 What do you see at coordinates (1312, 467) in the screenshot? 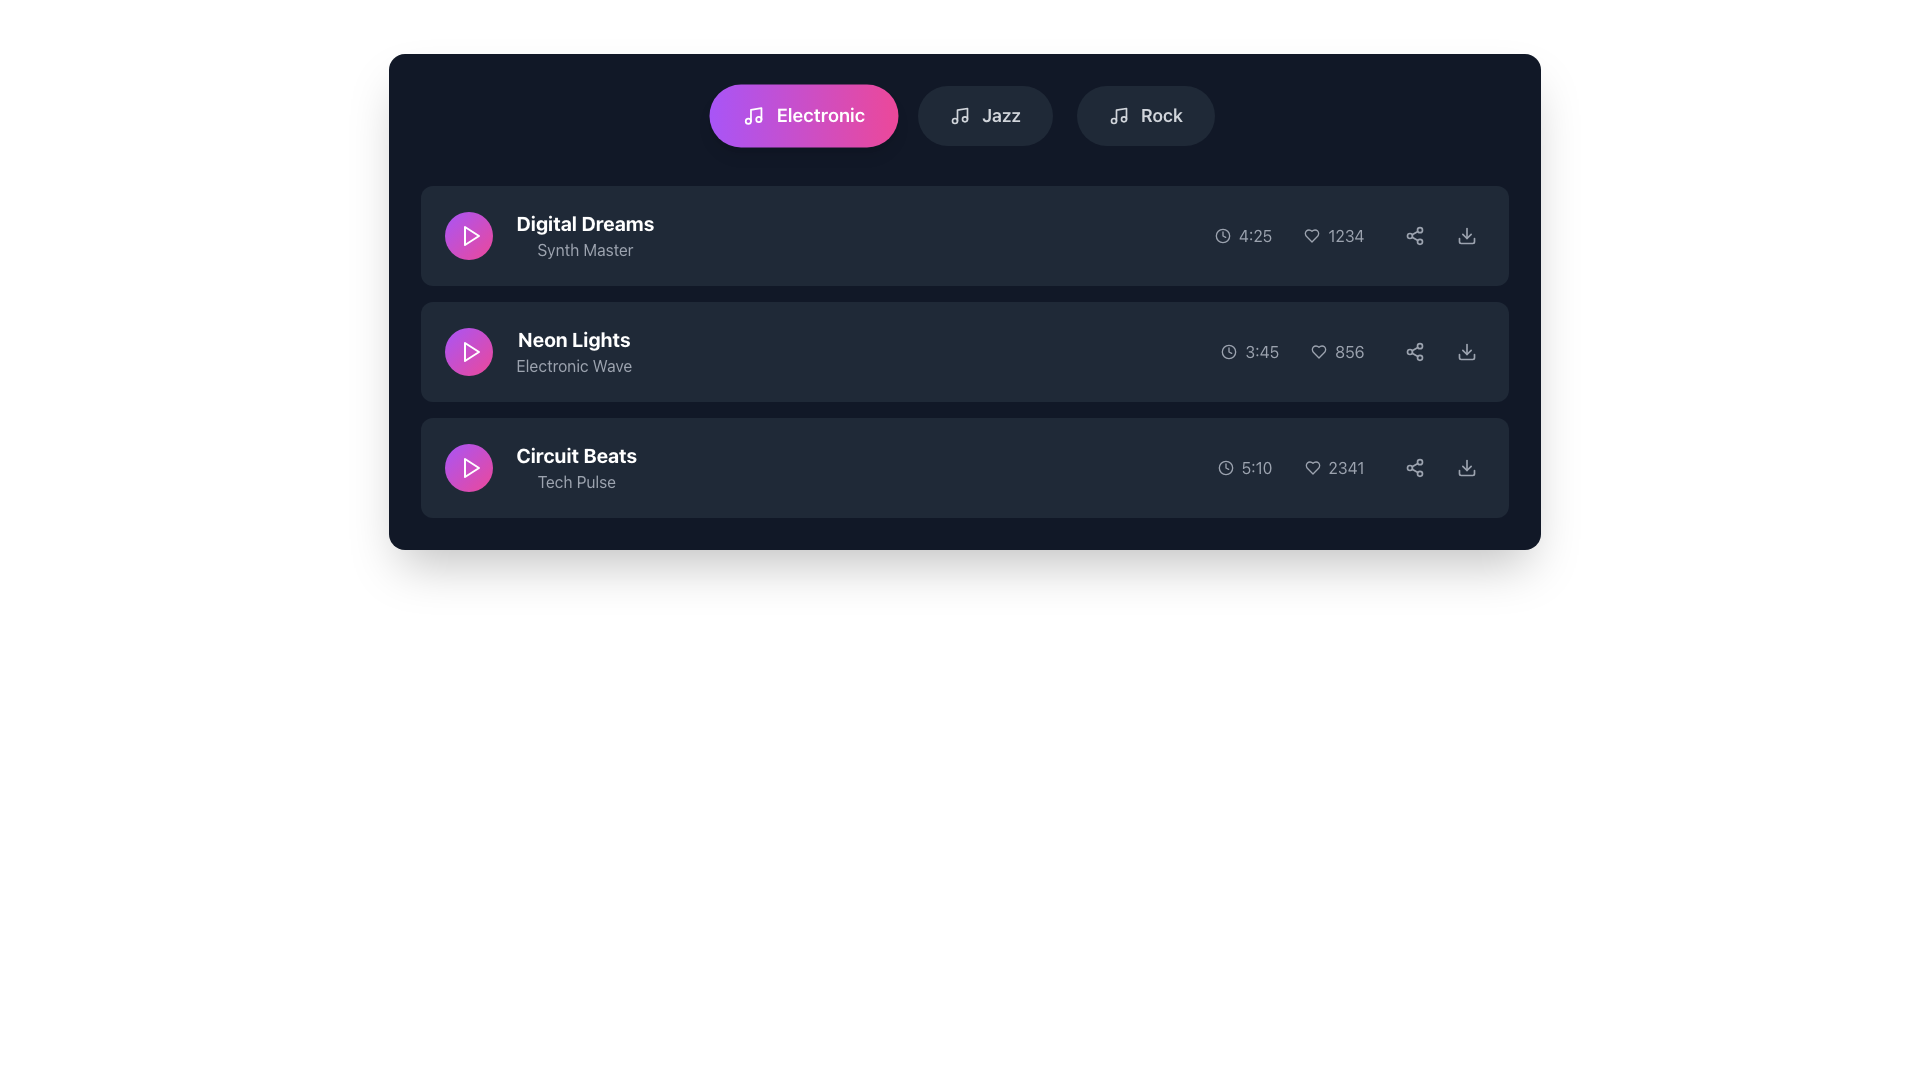
I see `the heart icon located to the left of the number '2341' in the third row of the 'Circuit Beats' listing` at bounding box center [1312, 467].